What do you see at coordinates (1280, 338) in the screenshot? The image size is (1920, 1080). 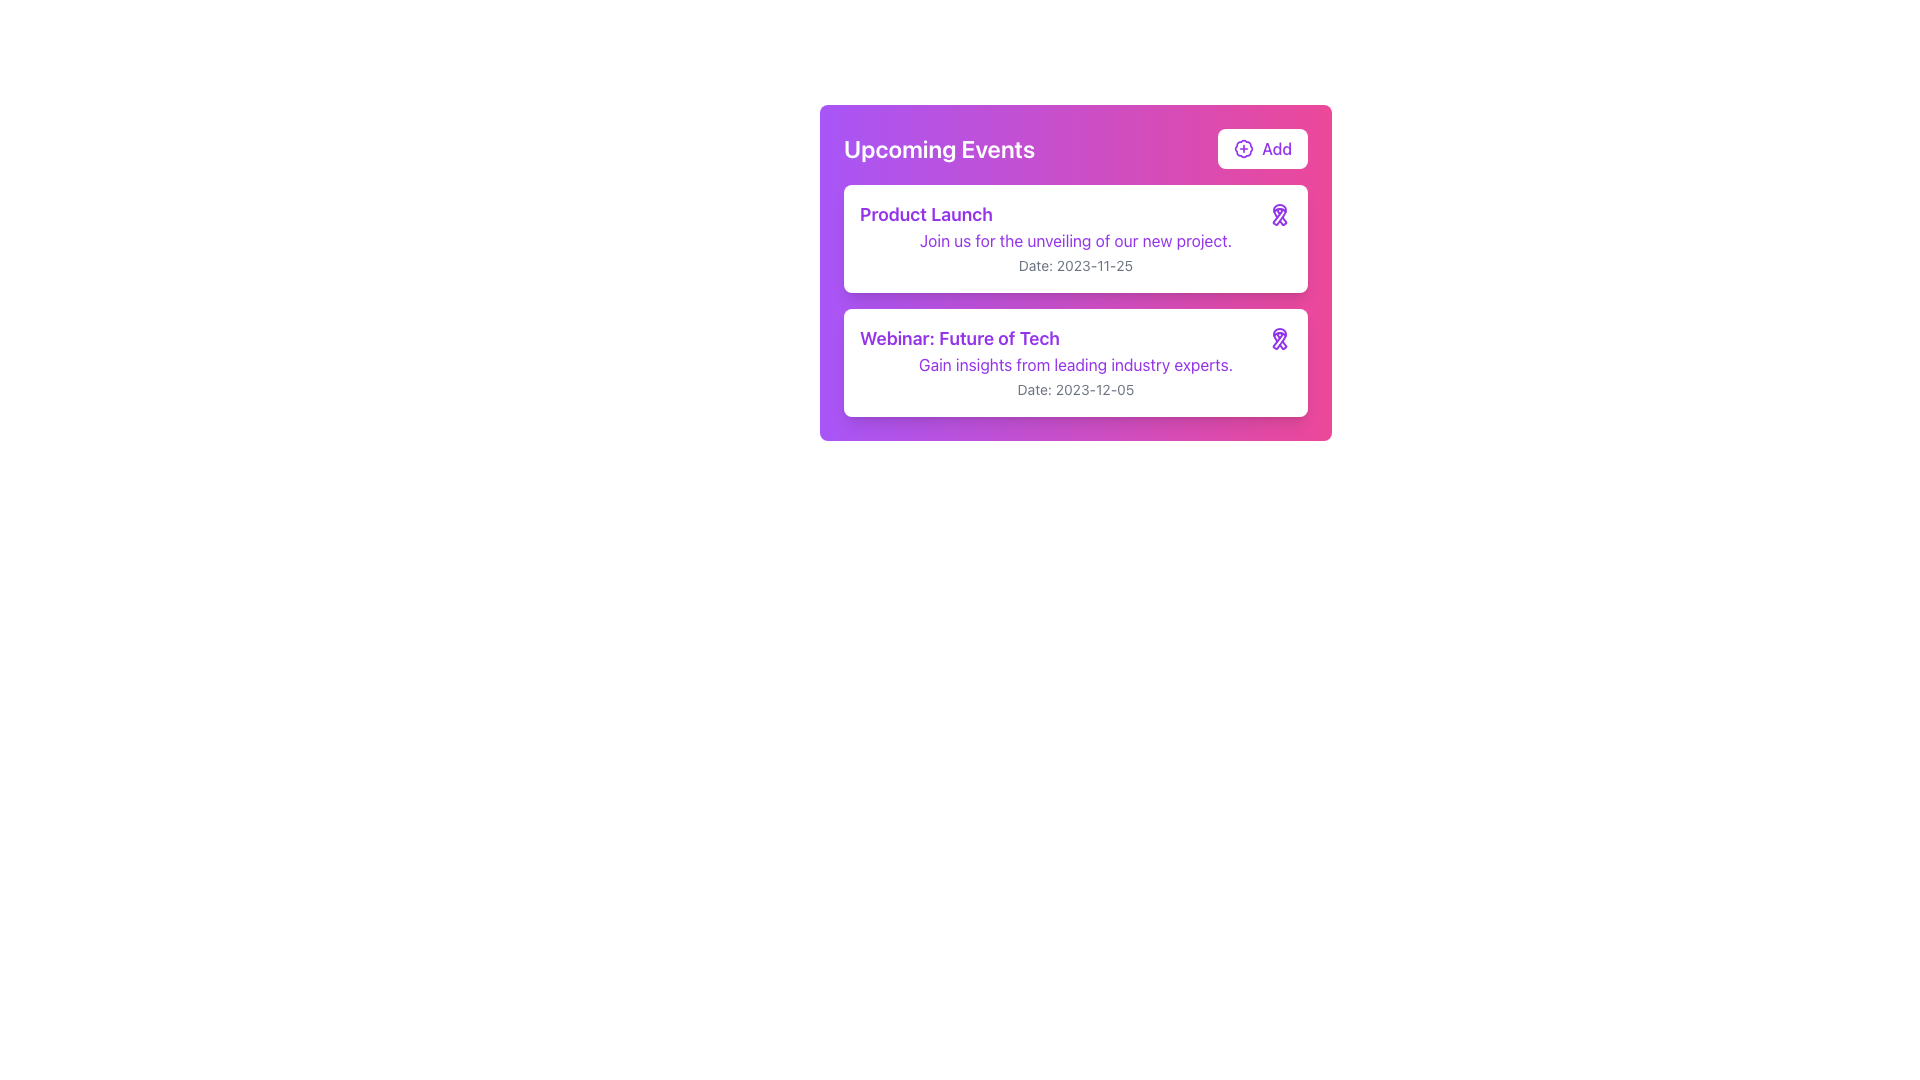 I see `the second ribbon icon associated with the event labeled 'Webinar: Future of Tech', positioned on the right side of the list item` at bounding box center [1280, 338].